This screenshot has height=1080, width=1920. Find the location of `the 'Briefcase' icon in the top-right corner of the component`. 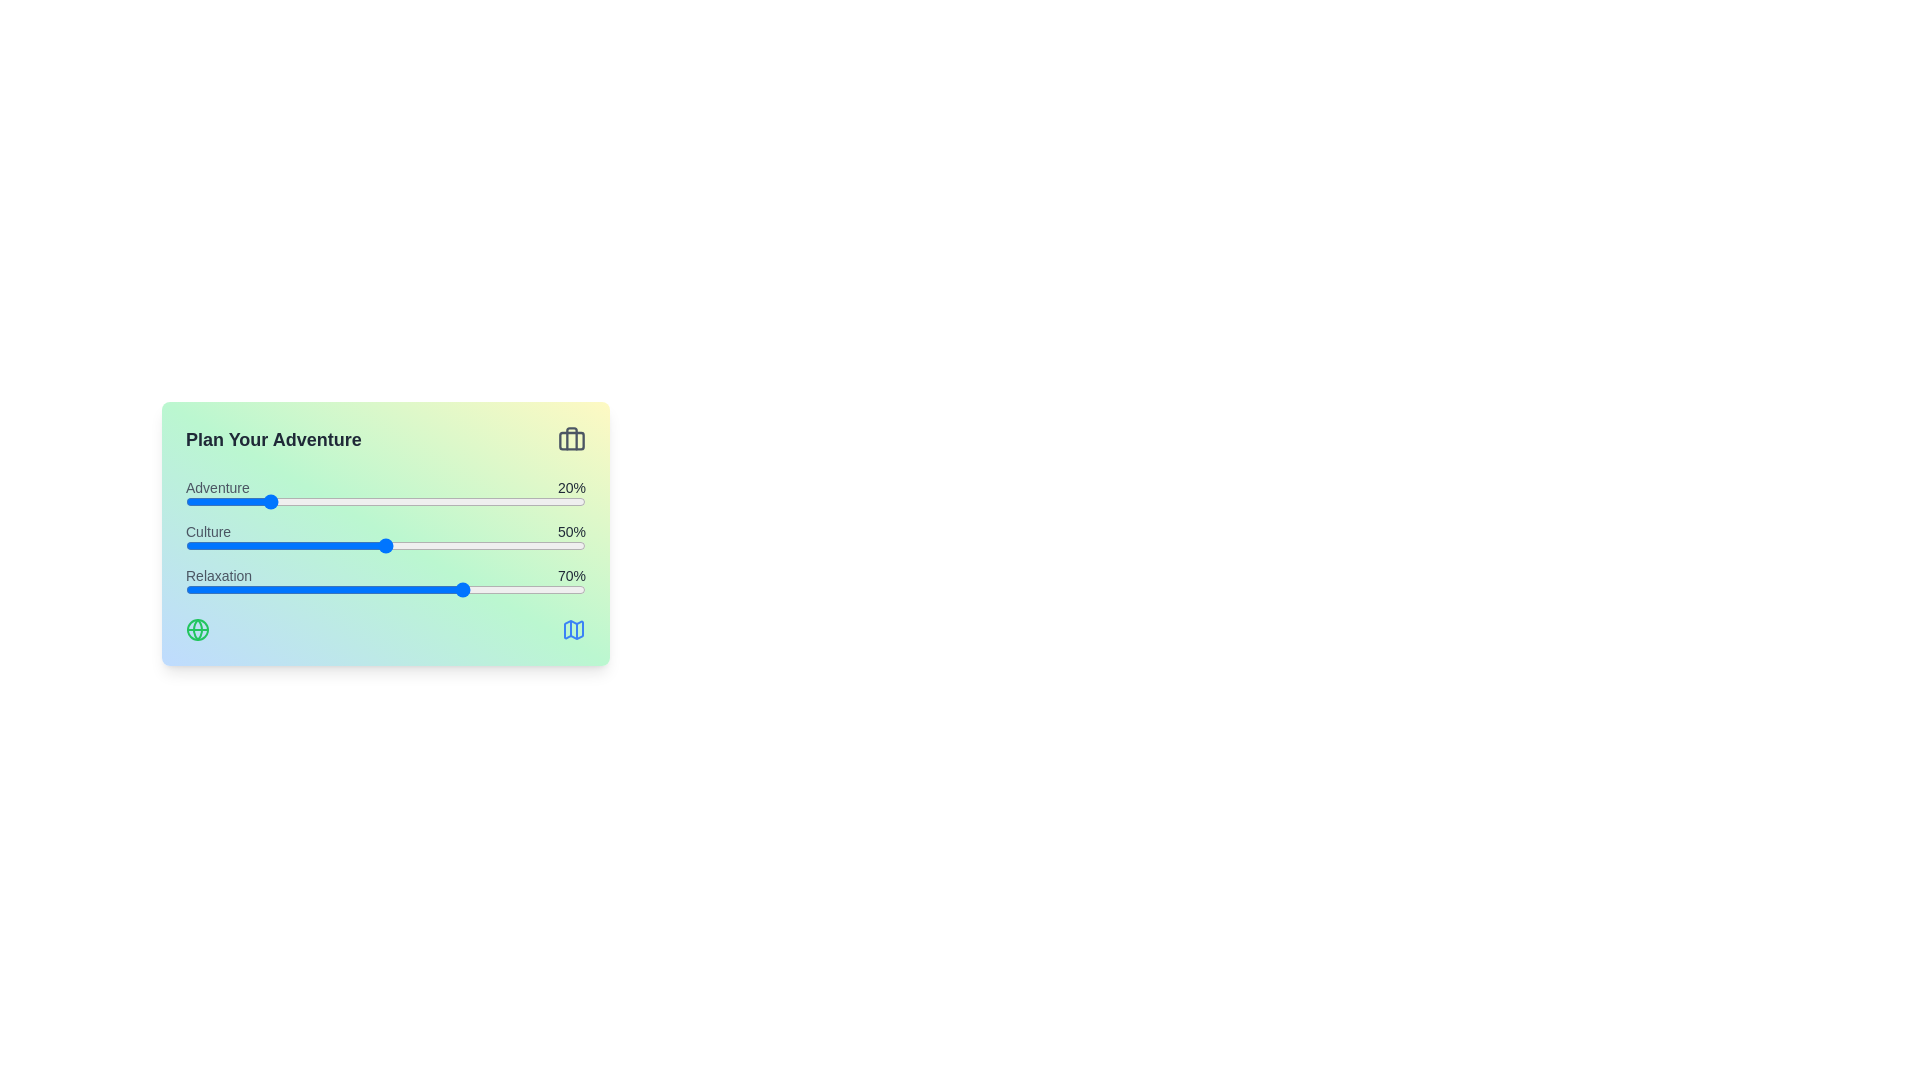

the 'Briefcase' icon in the top-right corner of the component is located at coordinates (570, 438).